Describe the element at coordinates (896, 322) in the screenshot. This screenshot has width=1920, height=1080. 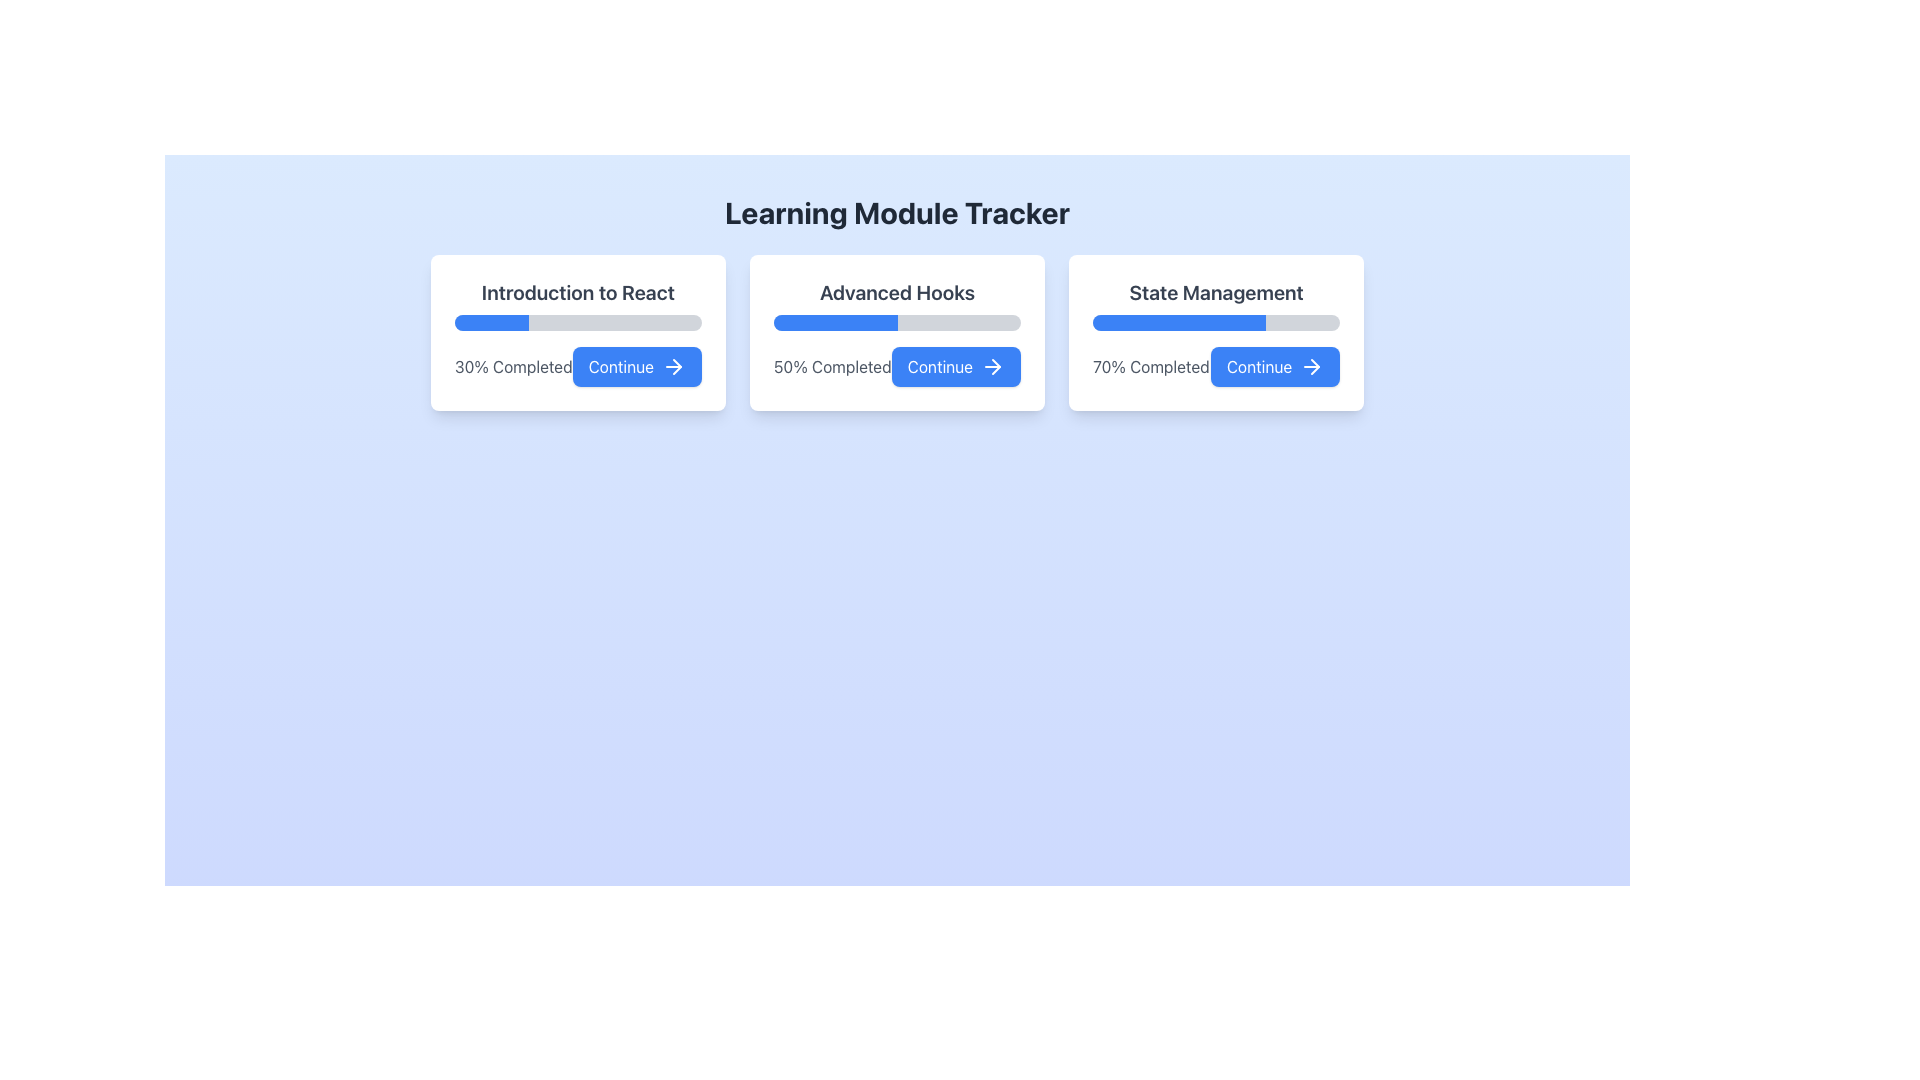
I see `the progress bar located within the 'Advanced Hooks' card, positioned directly below the title and above the '50% Completed' text` at that location.